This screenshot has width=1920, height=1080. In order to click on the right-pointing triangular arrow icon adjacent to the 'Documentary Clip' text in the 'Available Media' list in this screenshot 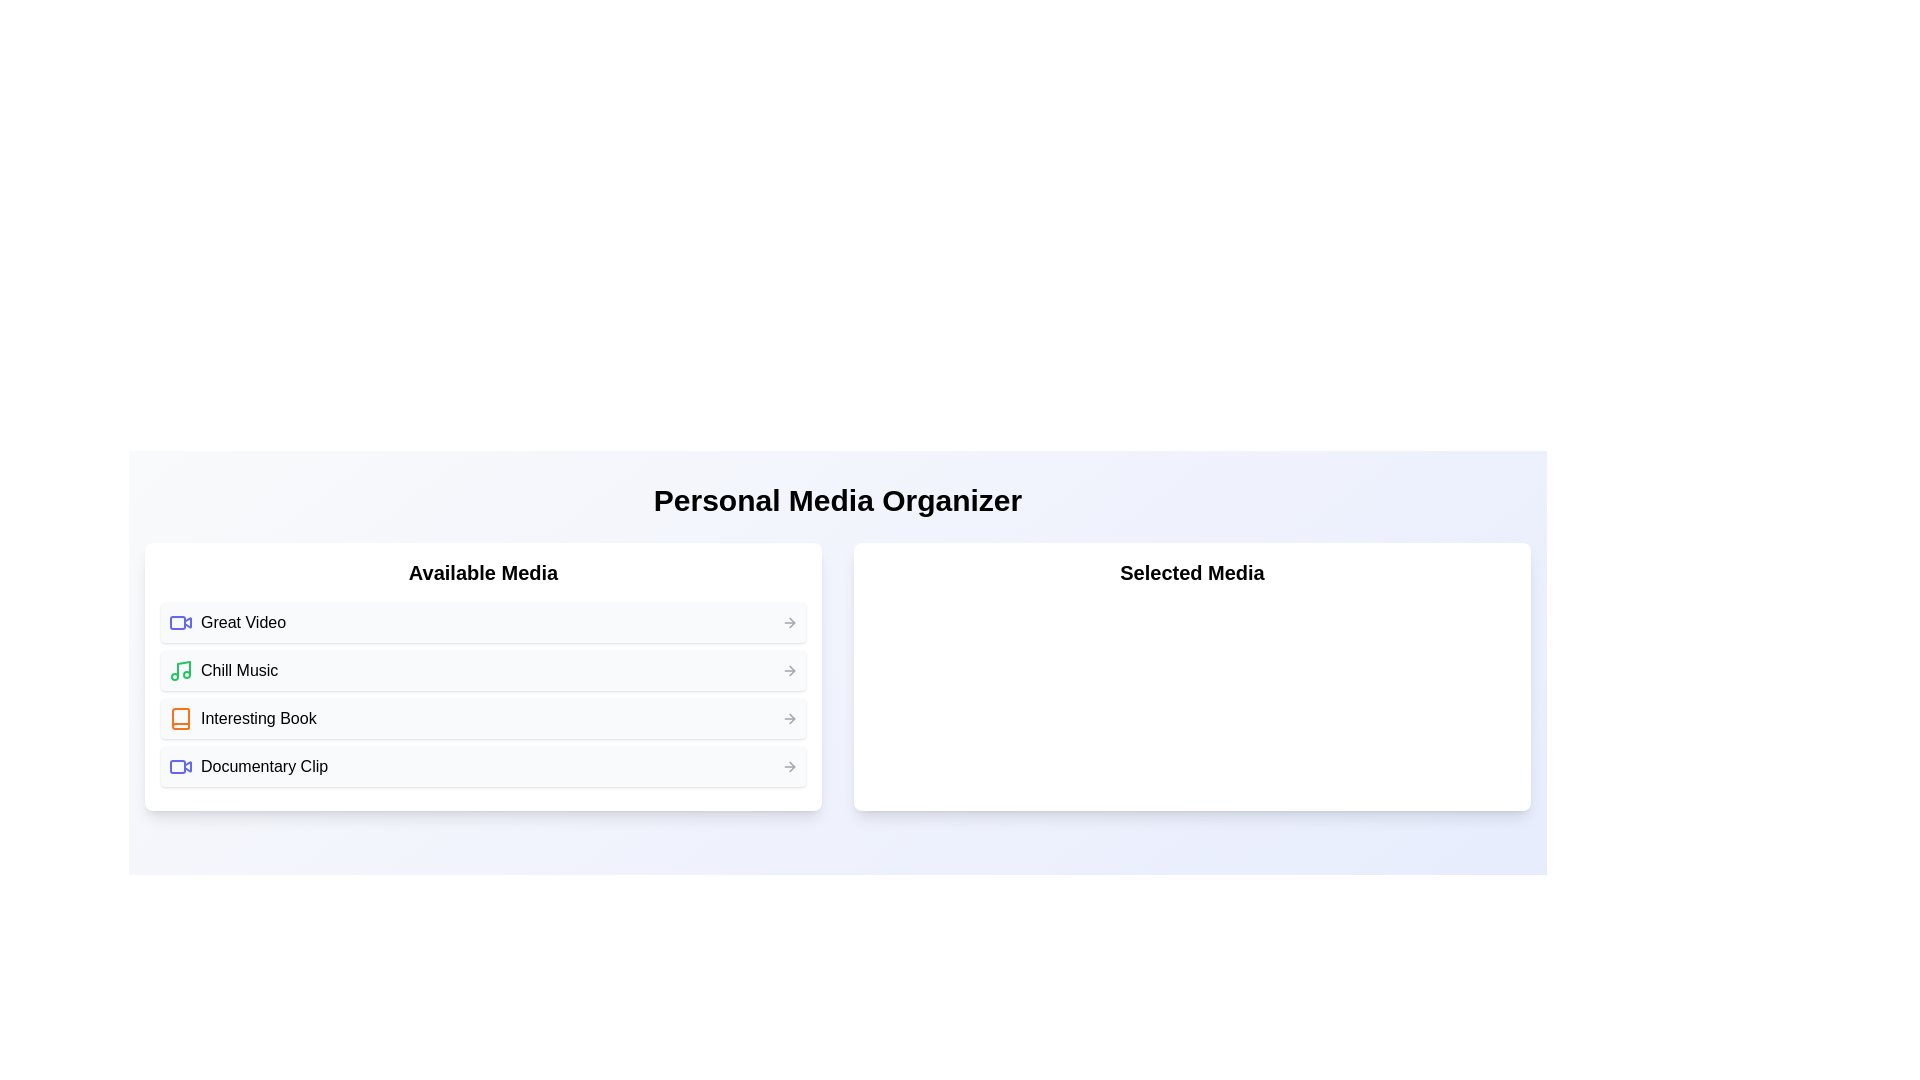, I will do `click(791, 766)`.